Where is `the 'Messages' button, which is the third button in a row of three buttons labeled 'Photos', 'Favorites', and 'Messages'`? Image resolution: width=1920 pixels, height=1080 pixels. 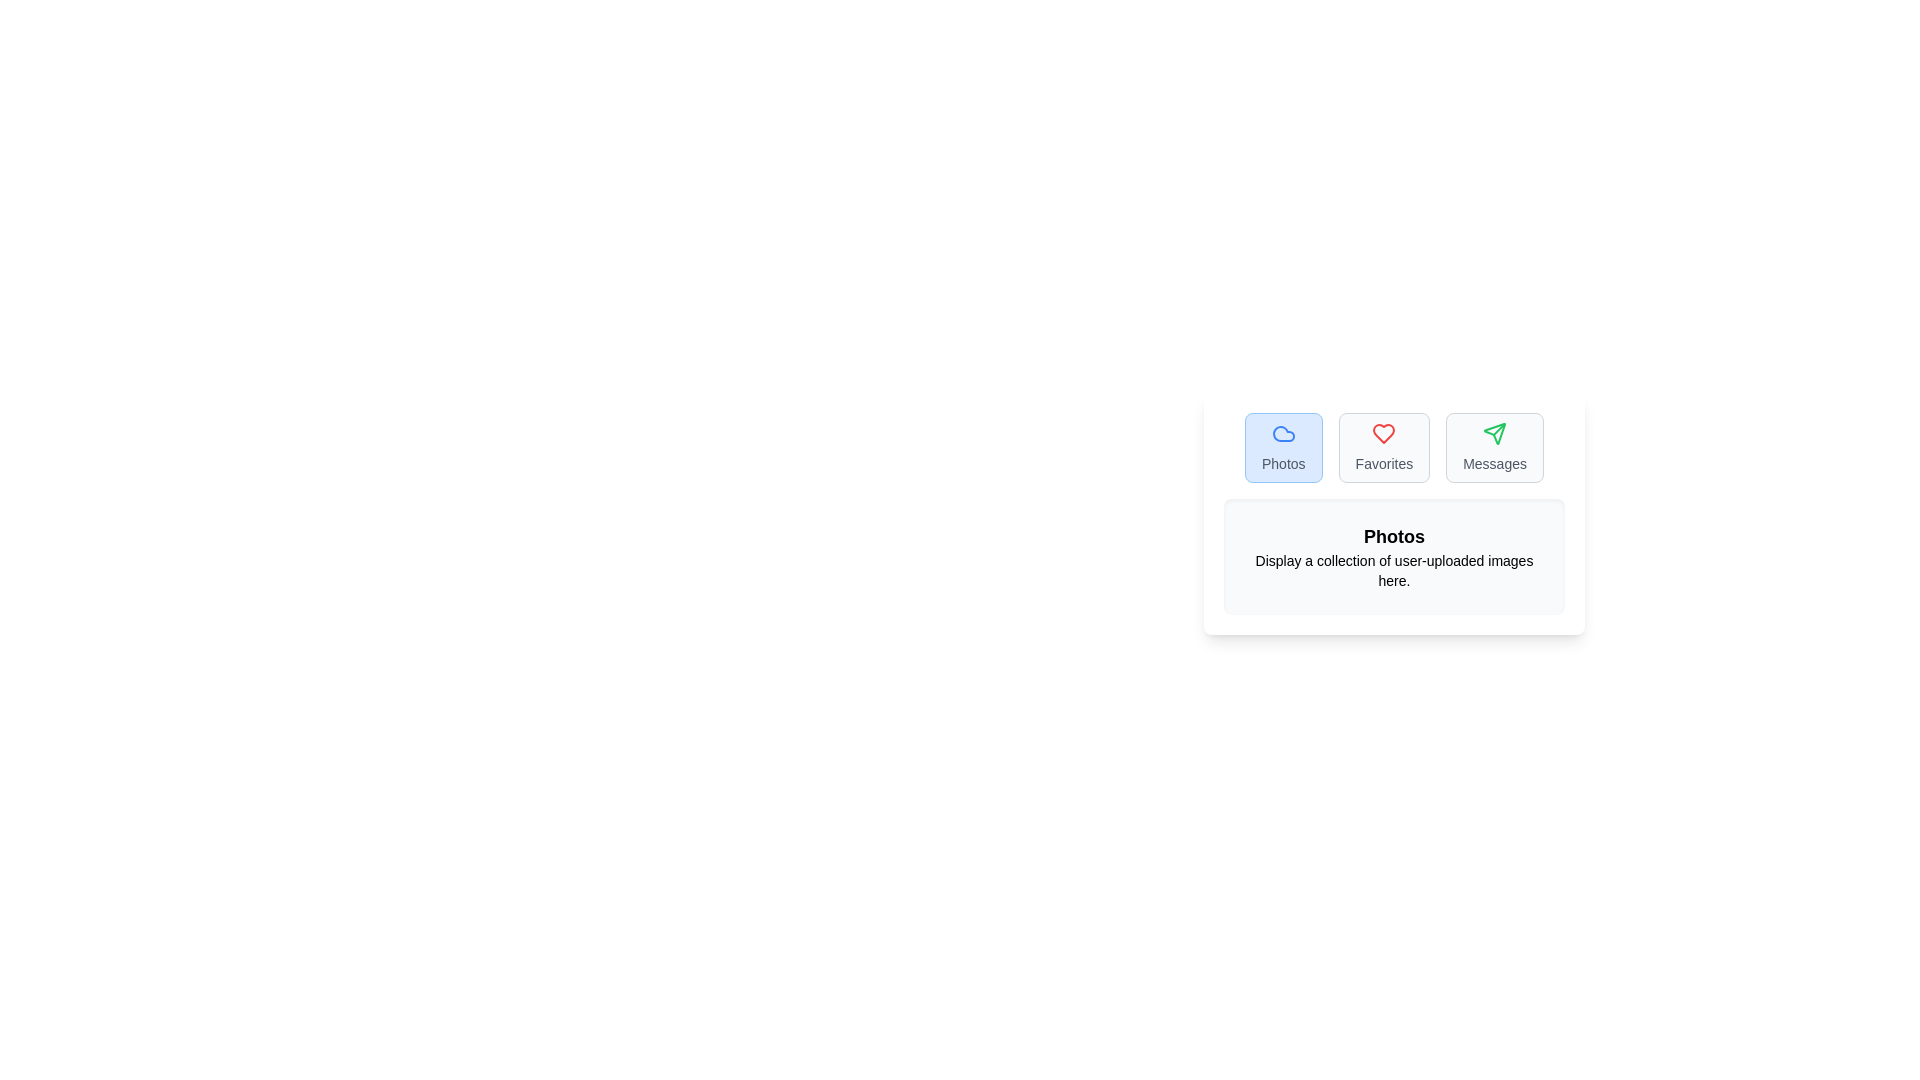 the 'Messages' button, which is the third button in a row of three buttons labeled 'Photos', 'Favorites', and 'Messages' is located at coordinates (1495, 446).